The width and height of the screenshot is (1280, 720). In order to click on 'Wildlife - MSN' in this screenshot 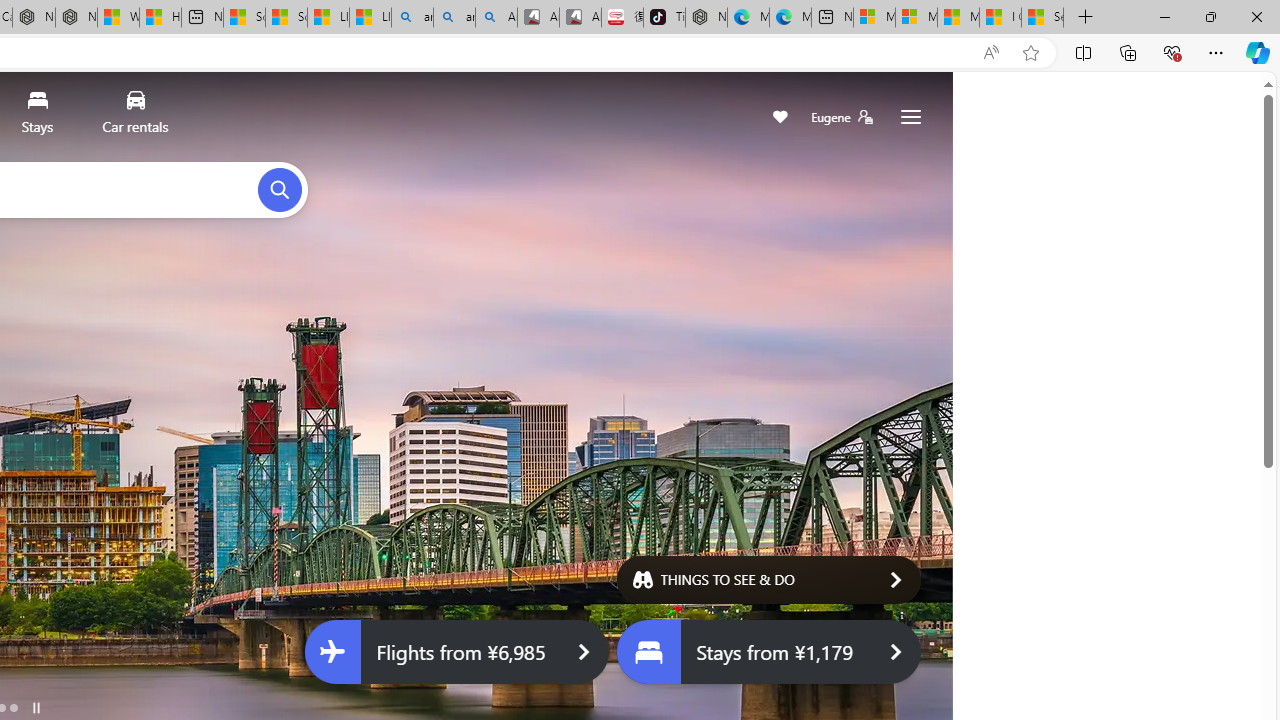, I will do `click(118, 17)`.